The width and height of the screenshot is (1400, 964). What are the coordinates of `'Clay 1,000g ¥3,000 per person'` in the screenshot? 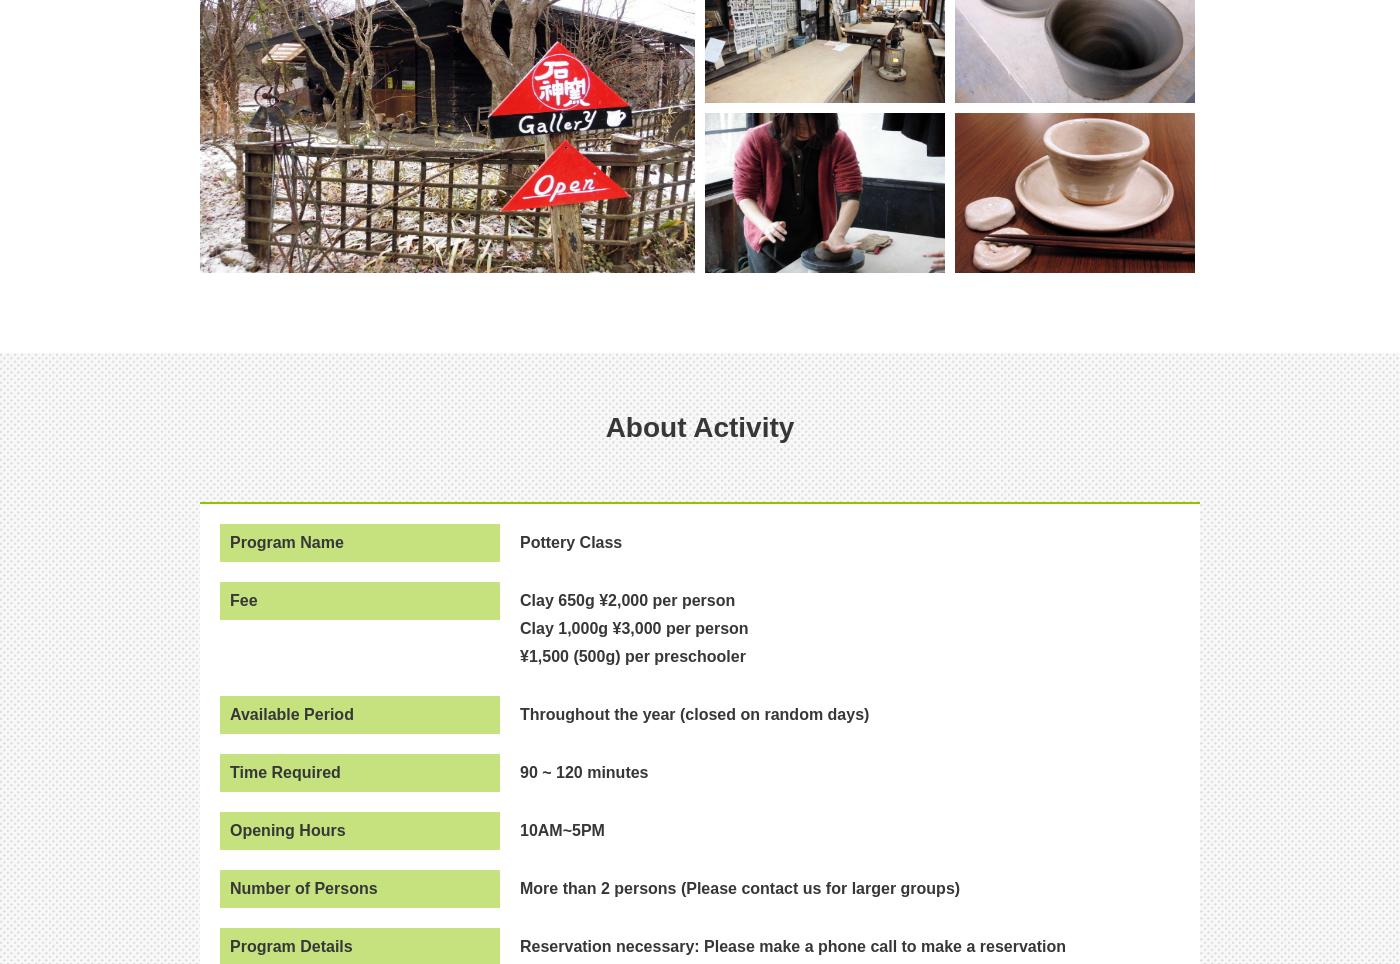 It's located at (634, 627).